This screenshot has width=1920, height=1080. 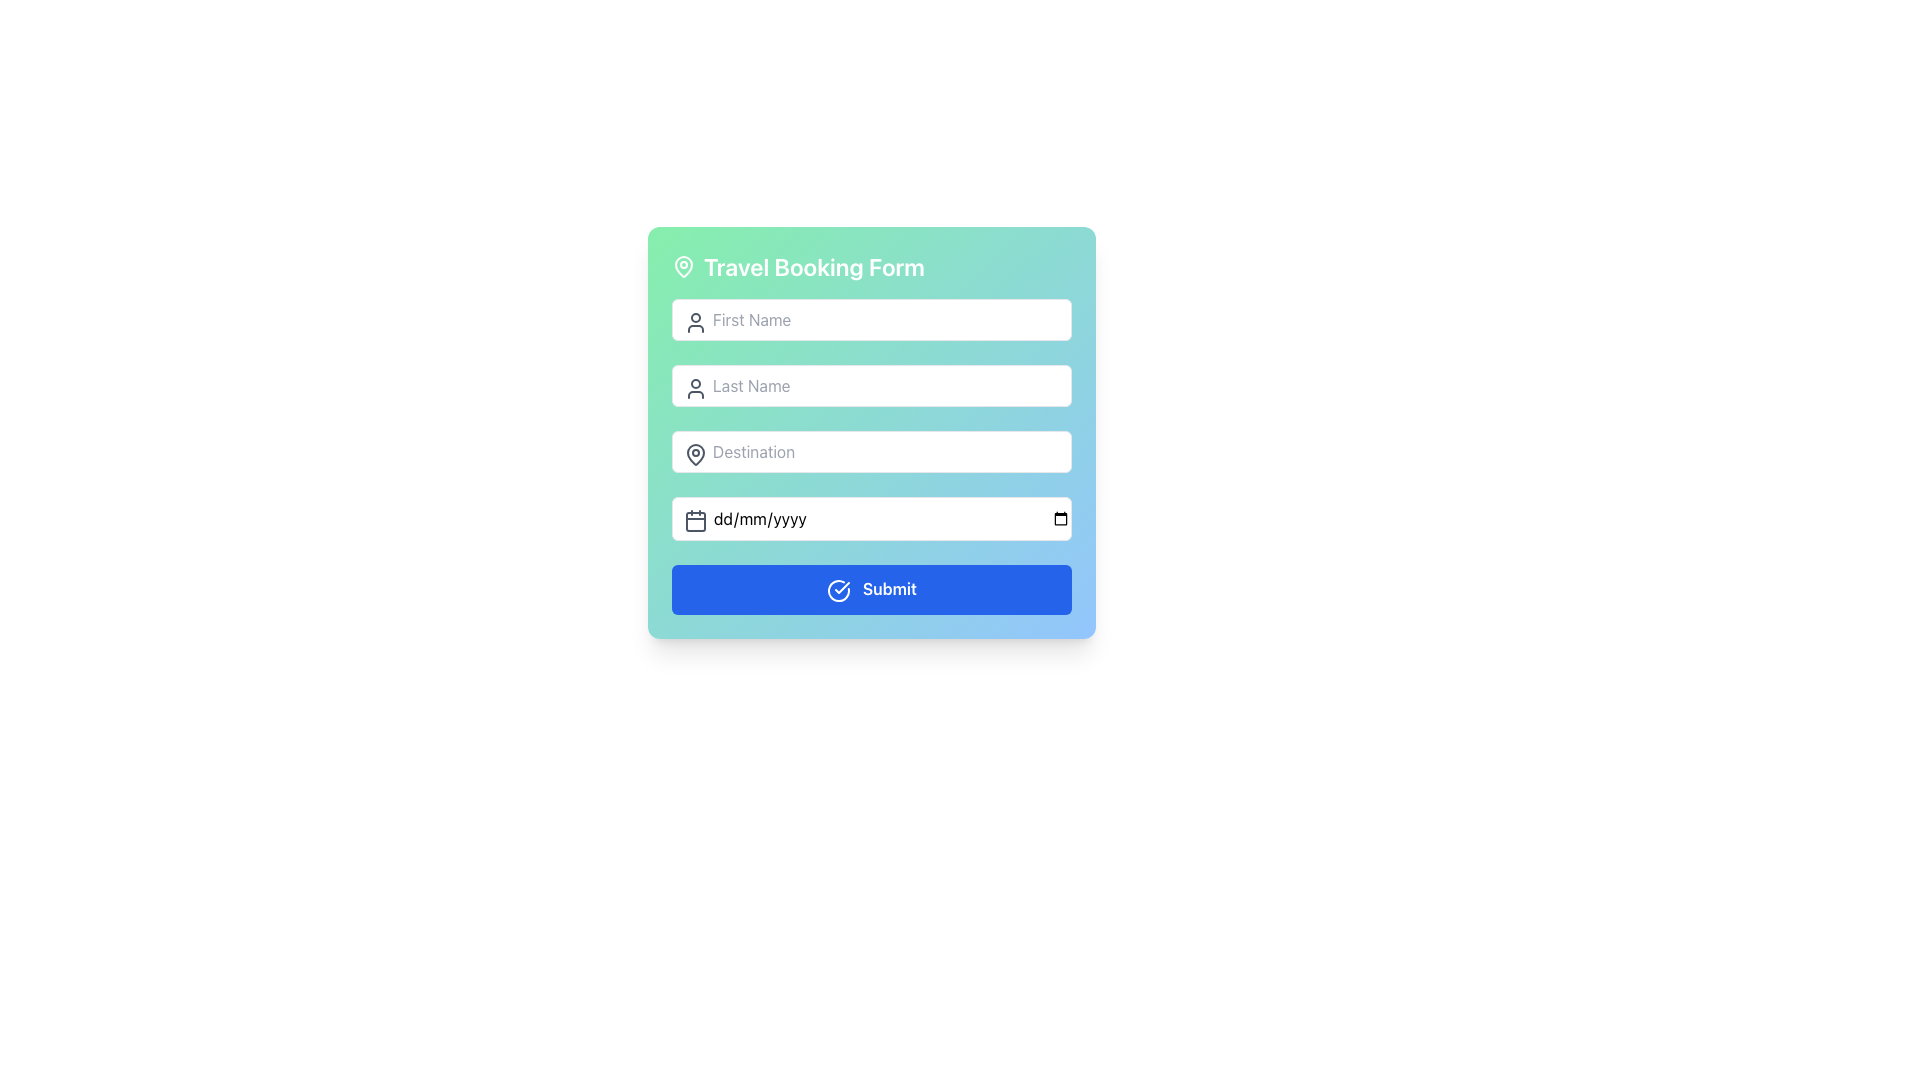 I want to click on the submission button located at the bottom of the 'Travel Booking Form', so click(x=872, y=588).